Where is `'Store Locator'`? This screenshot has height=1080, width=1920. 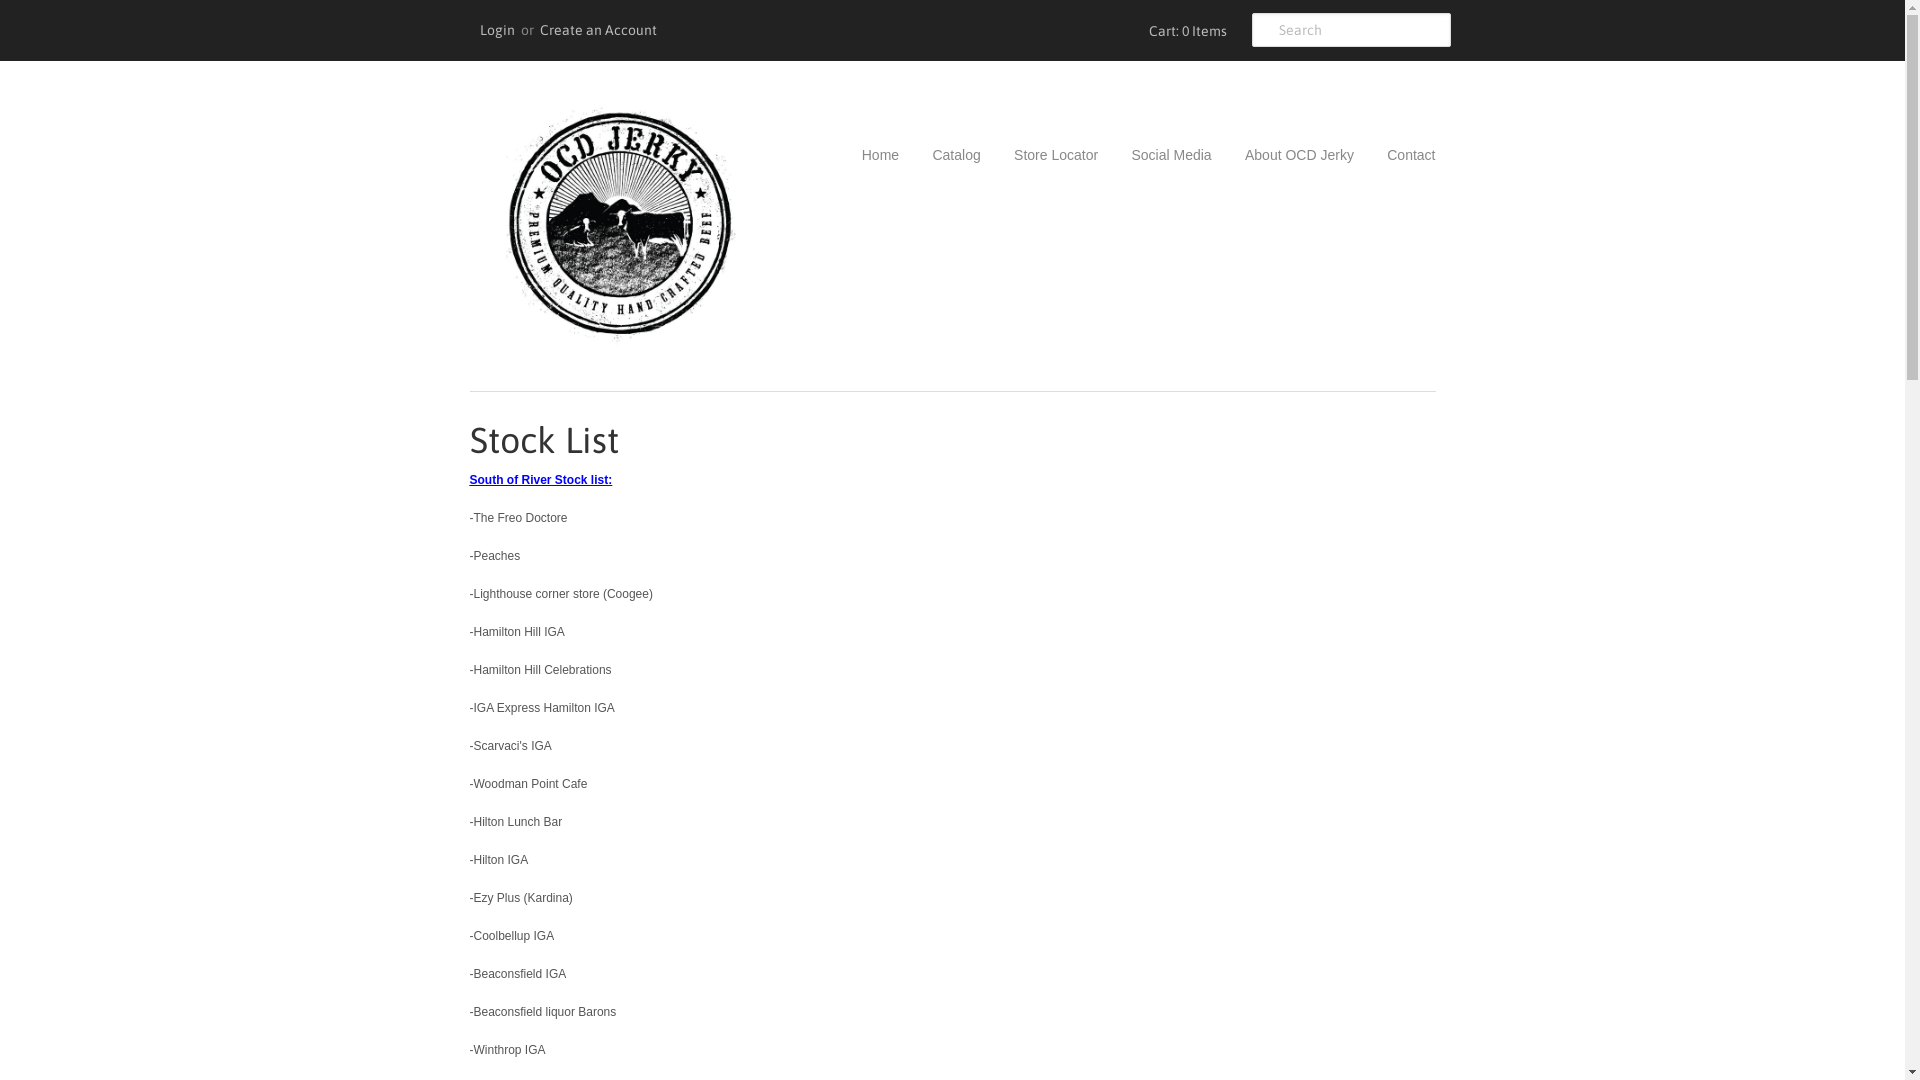 'Store Locator' is located at coordinates (1040, 153).